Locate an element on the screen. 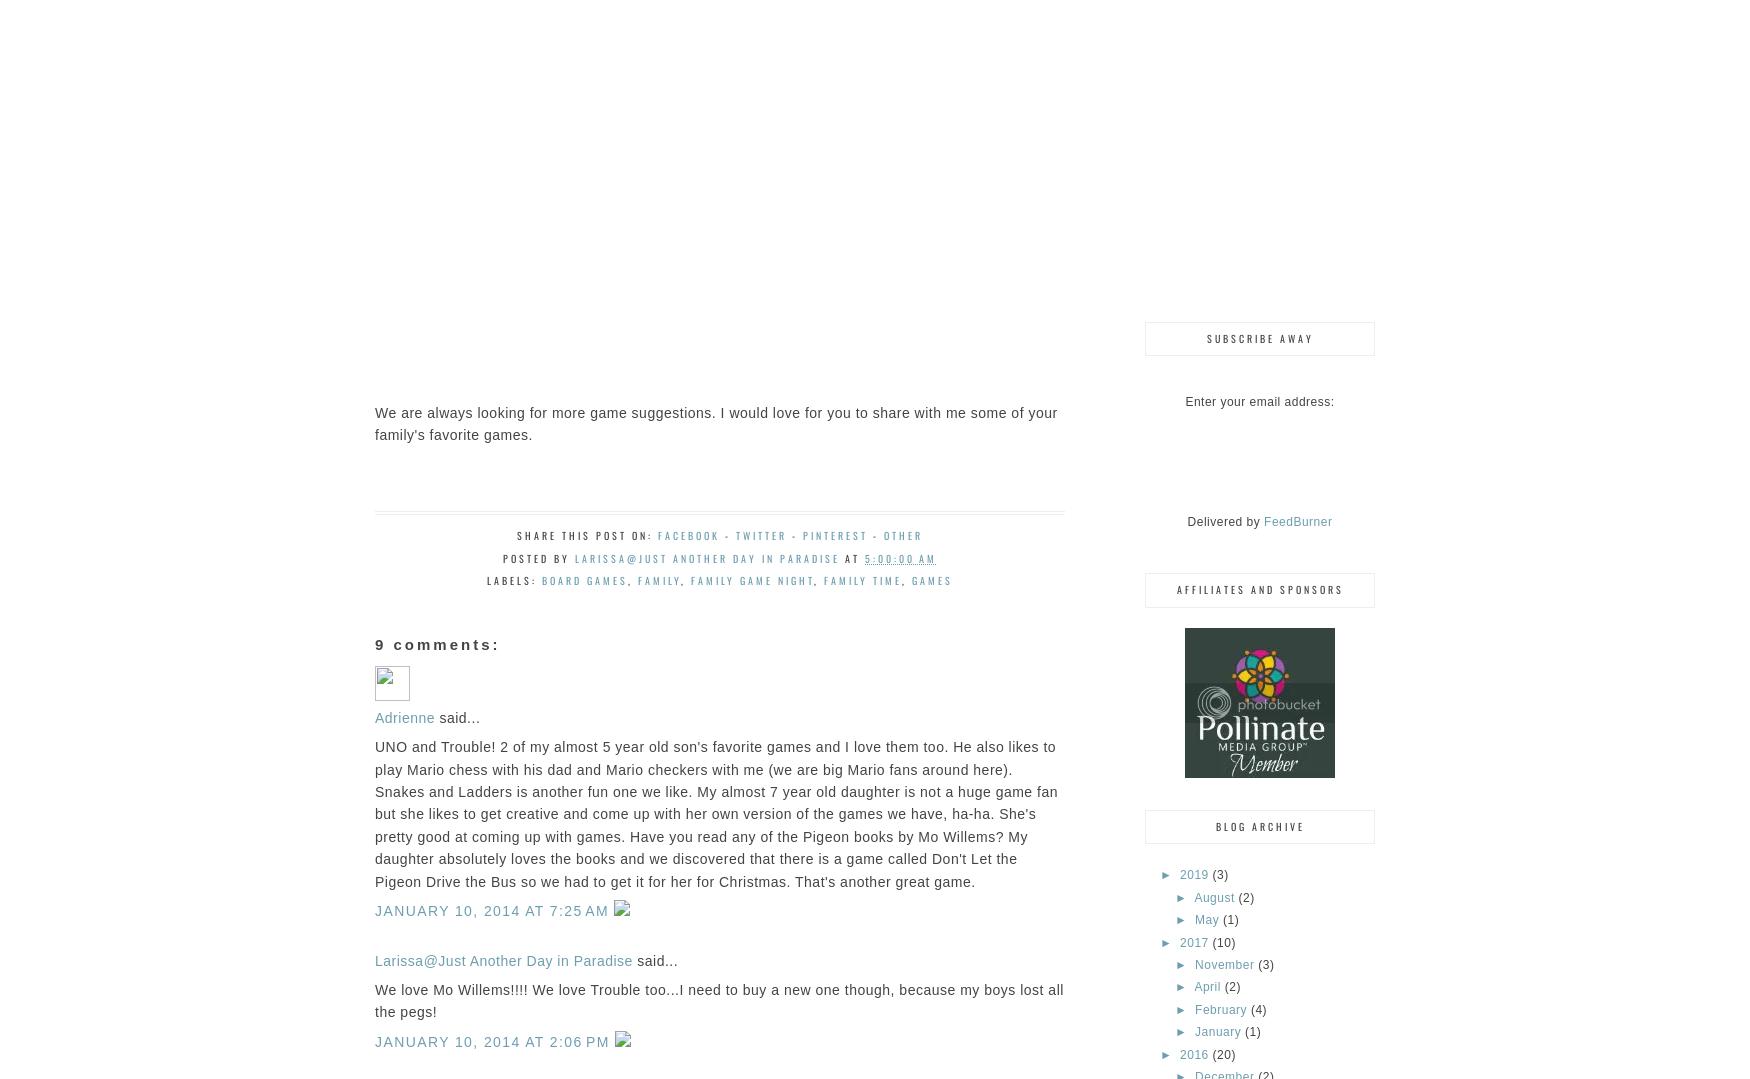 This screenshot has height=1079, width=1750. '(10)' is located at coordinates (1212, 941).